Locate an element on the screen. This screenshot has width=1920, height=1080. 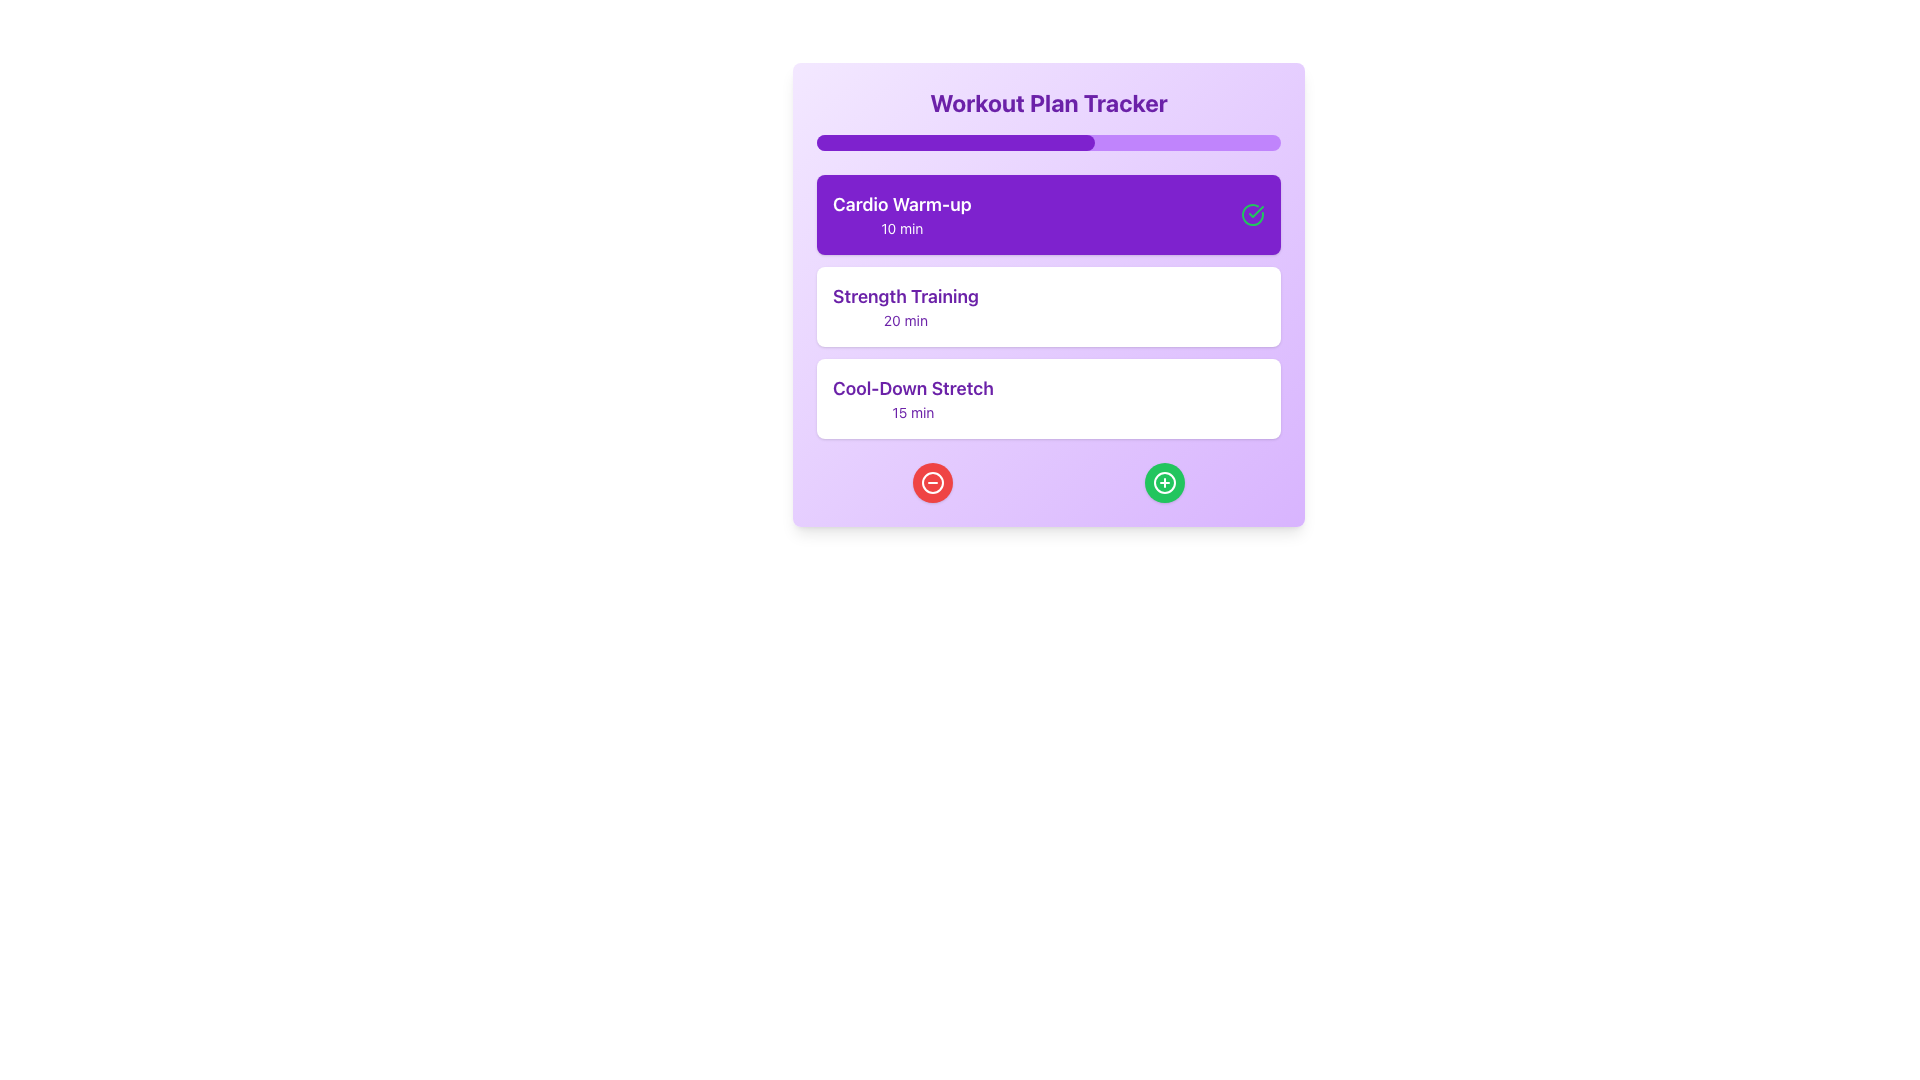
the 'Strength Training' text label, which is a bold, medium-large purple label located within the workout plan interface is located at coordinates (904, 297).